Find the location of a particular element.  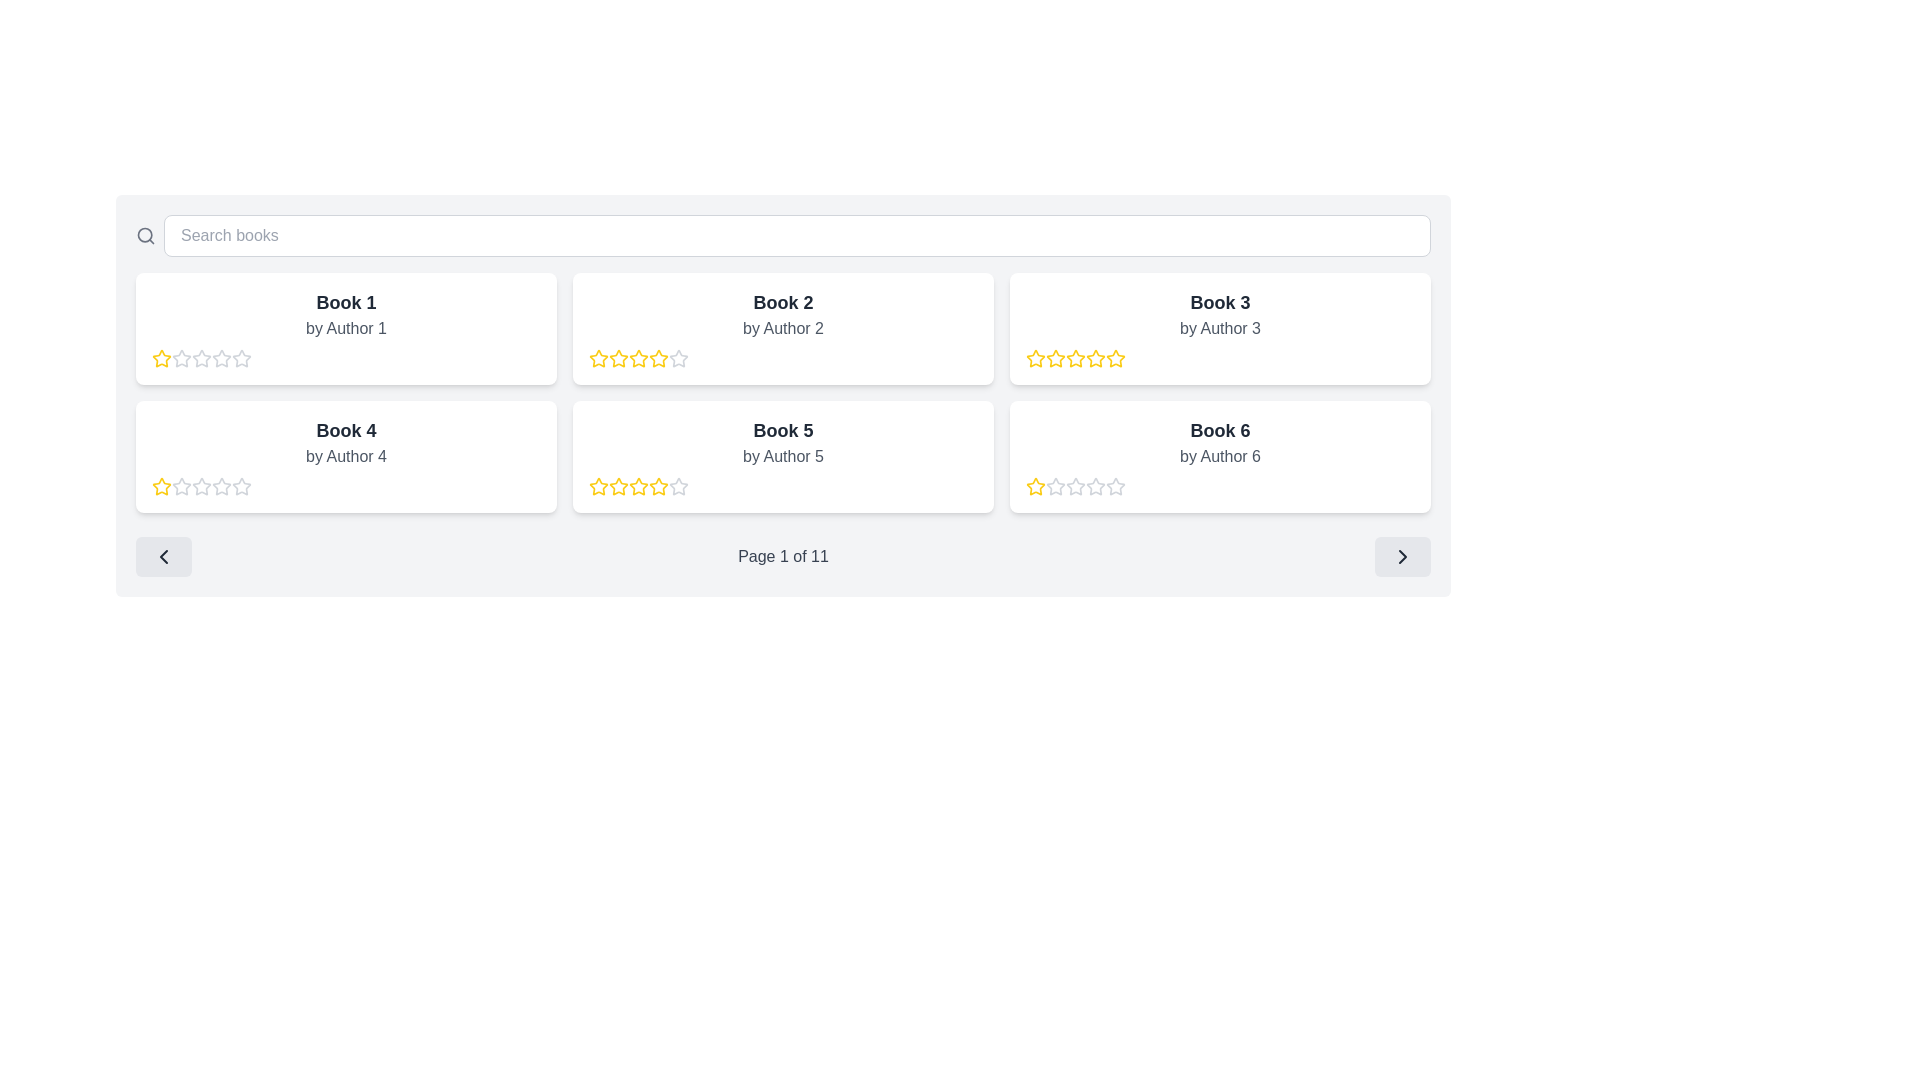

the fifth star icon in the star rating component for 'Book 5 by Author 5' is located at coordinates (658, 486).